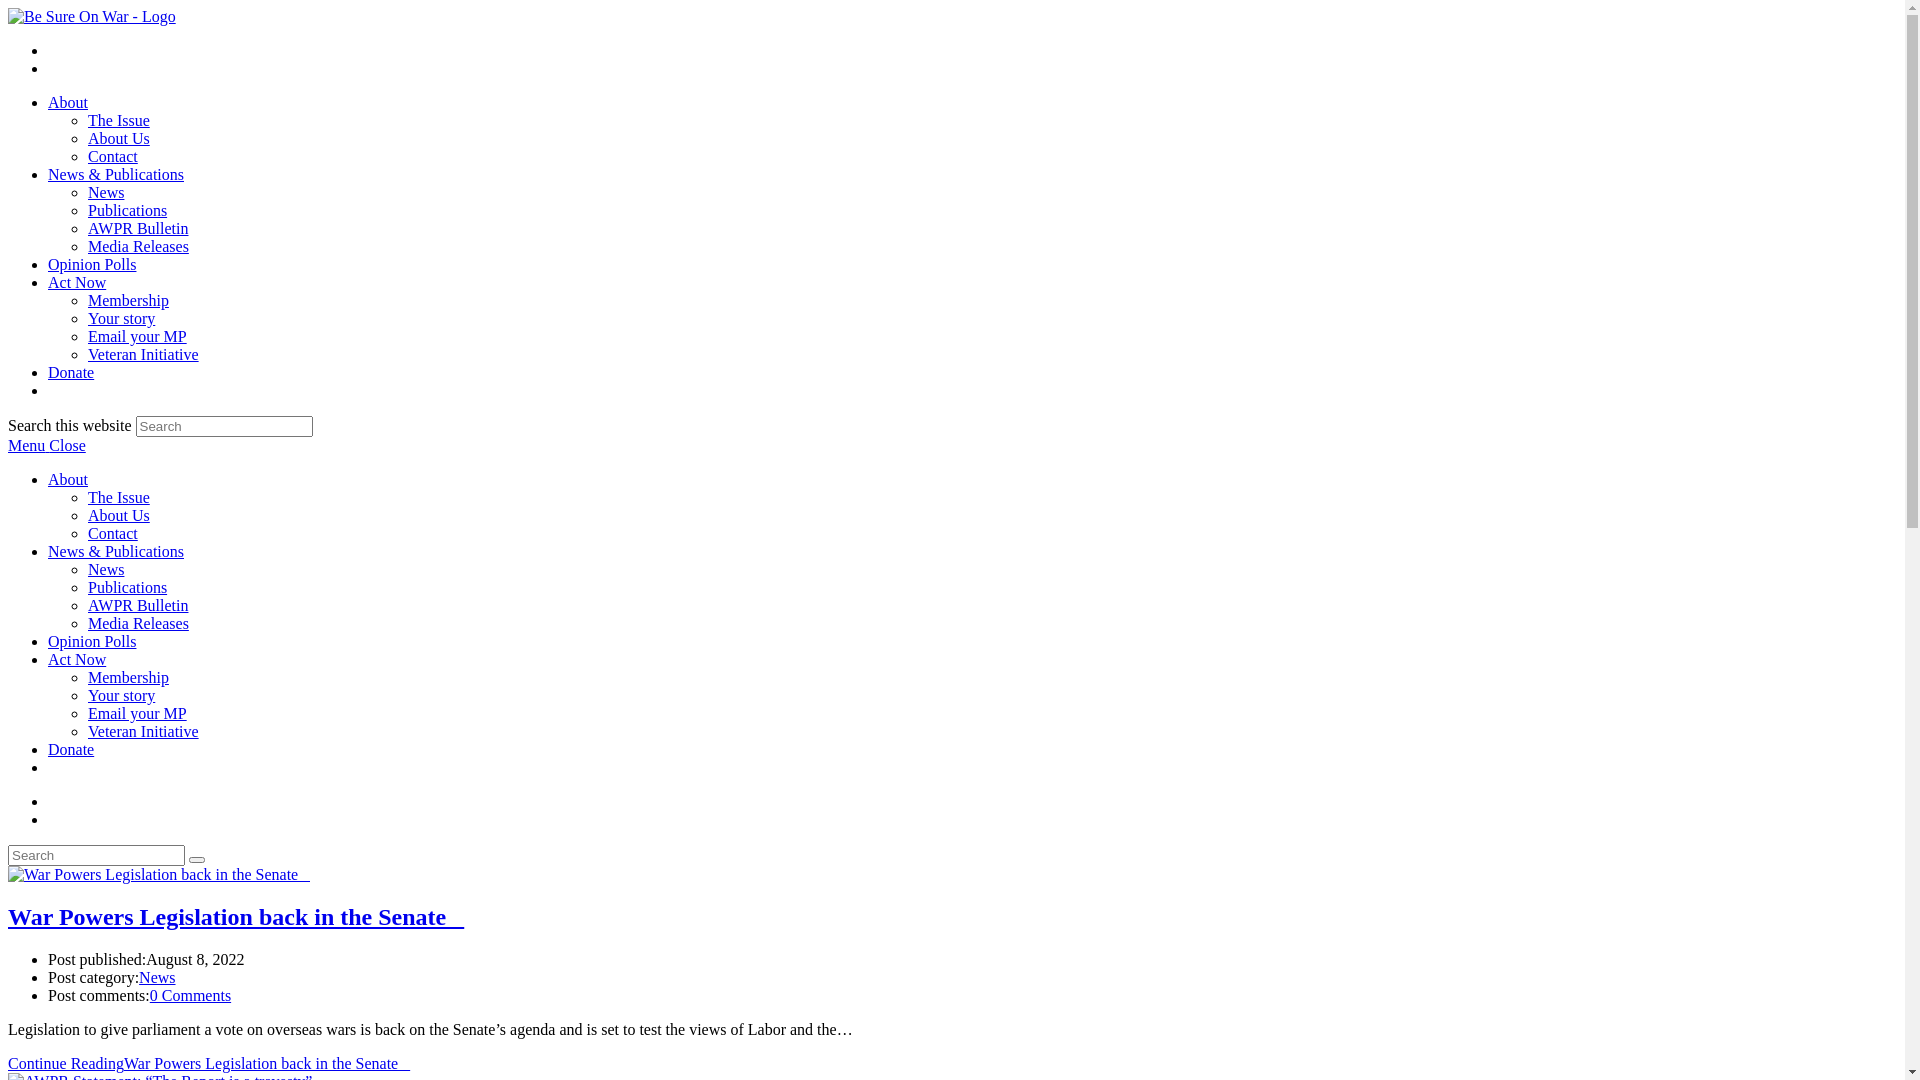 The width and height of the screenshot is (1920, 1080). Describe the element at coordinates (71, 372) in the screenshot. I see `'Donate'` at that location.